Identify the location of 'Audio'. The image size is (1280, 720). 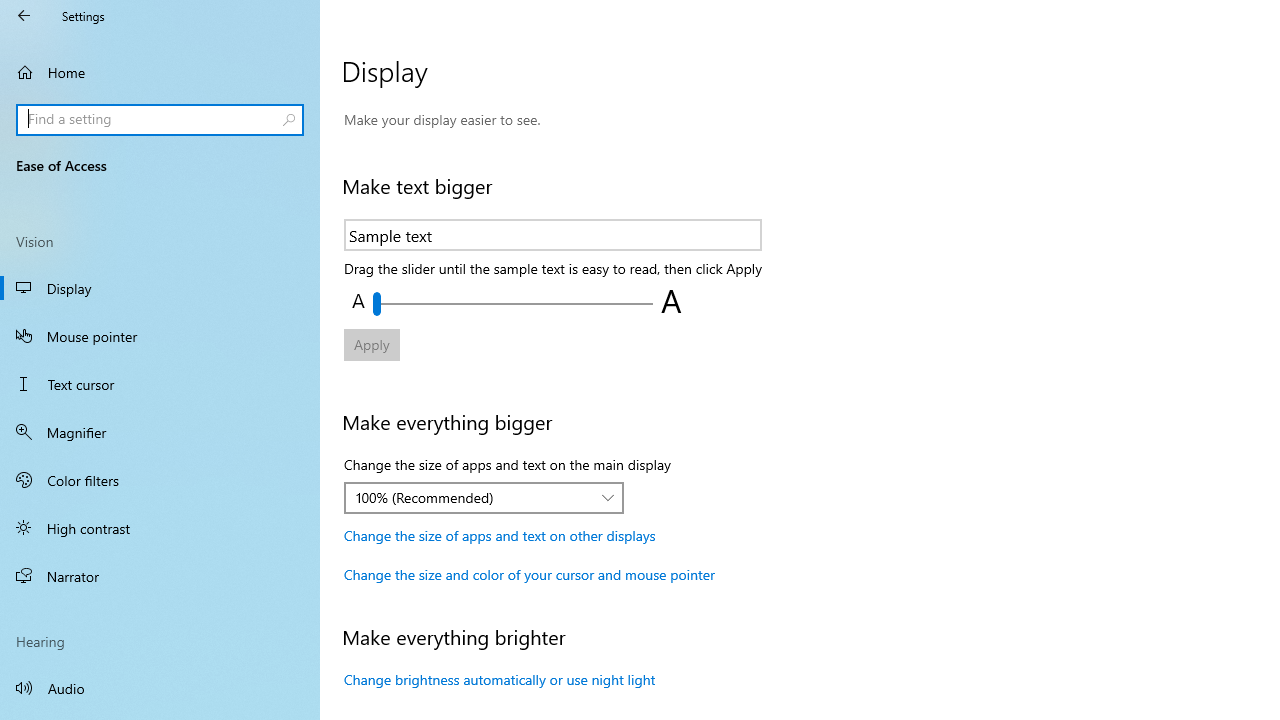
(160, 686).